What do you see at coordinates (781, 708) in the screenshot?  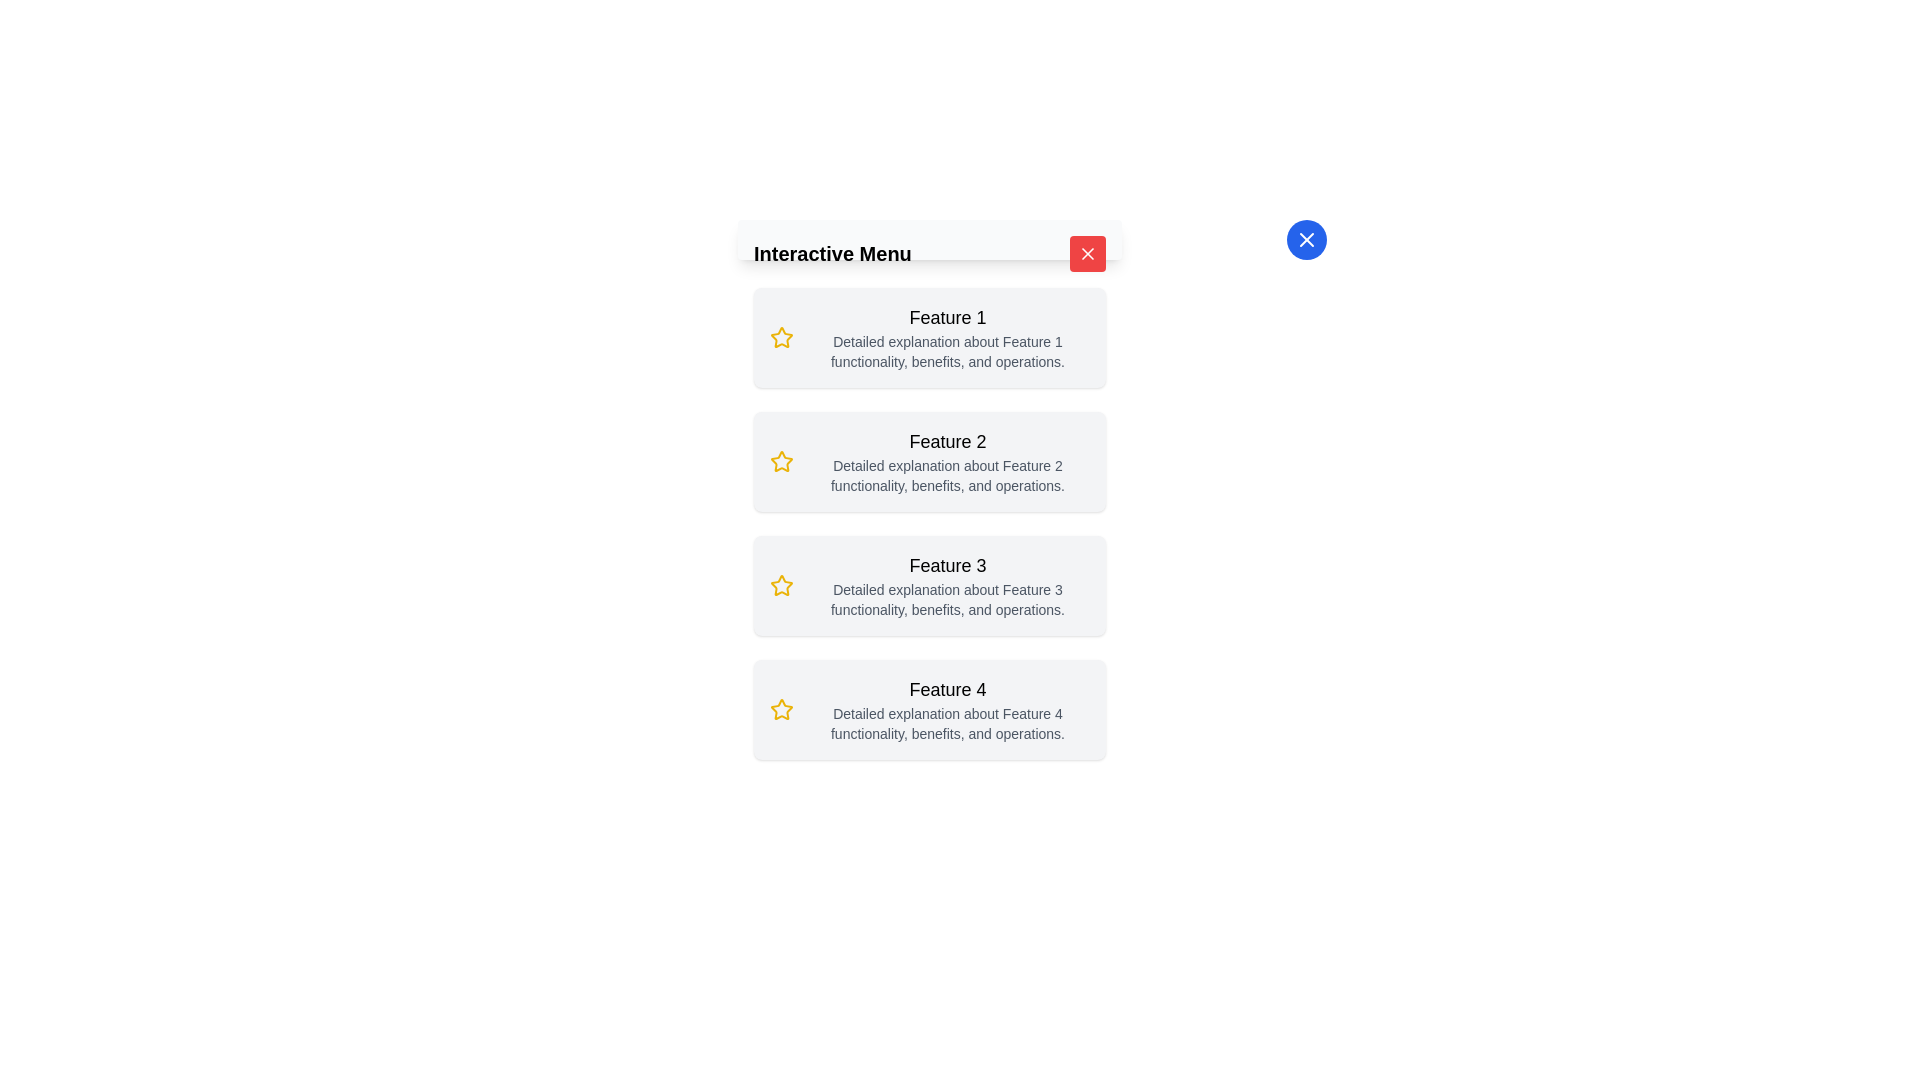 I see `the star icon representing the 'Feature 4'` at bounding box center [781, 708].